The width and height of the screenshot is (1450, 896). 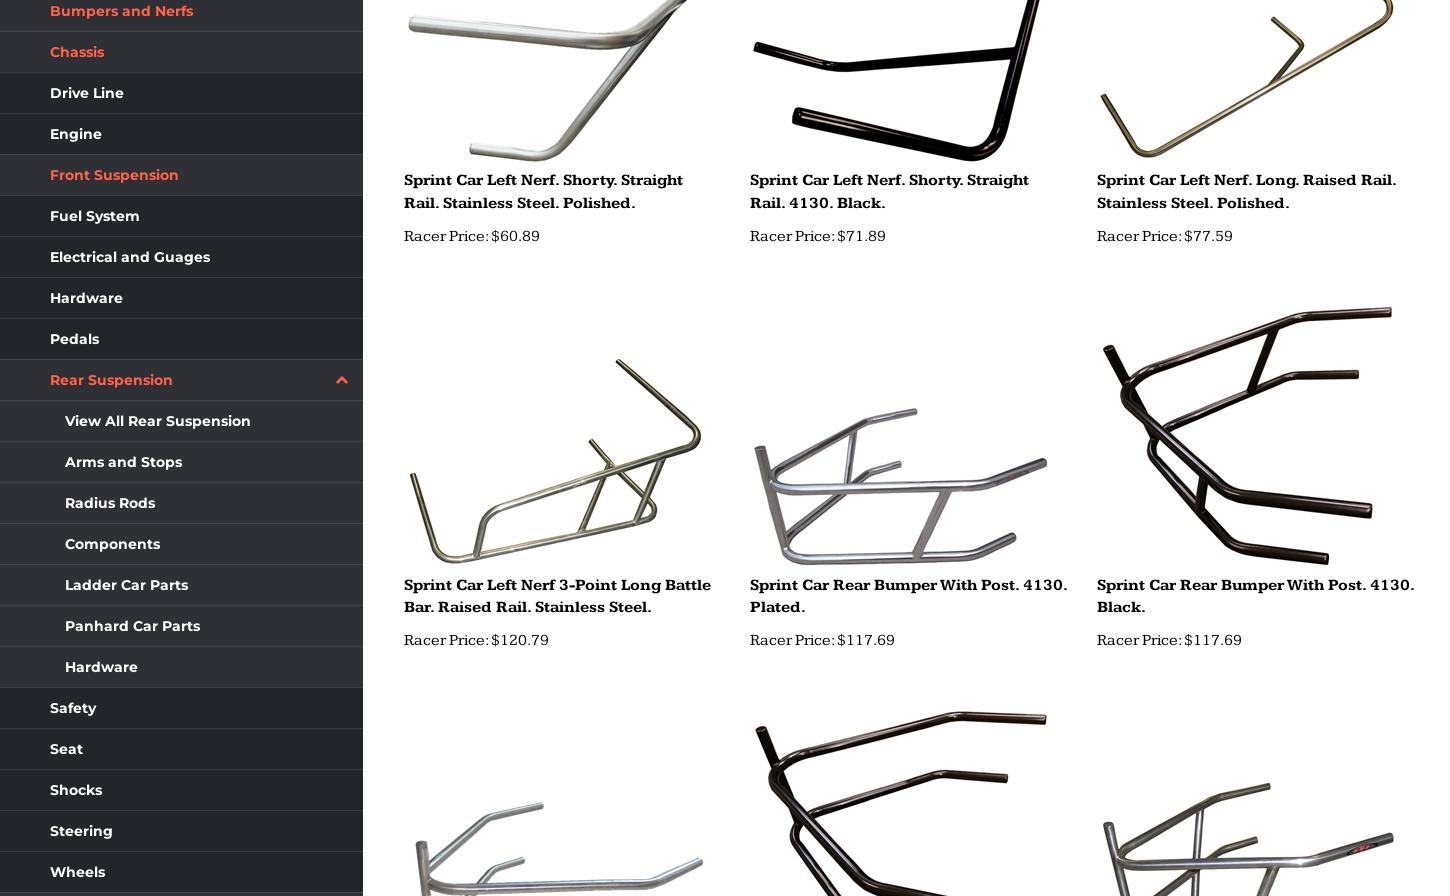 What do you see at coordinates (487, 640) in the screenshot?
I see `'$120.79'` at bounding box center [487, 640].